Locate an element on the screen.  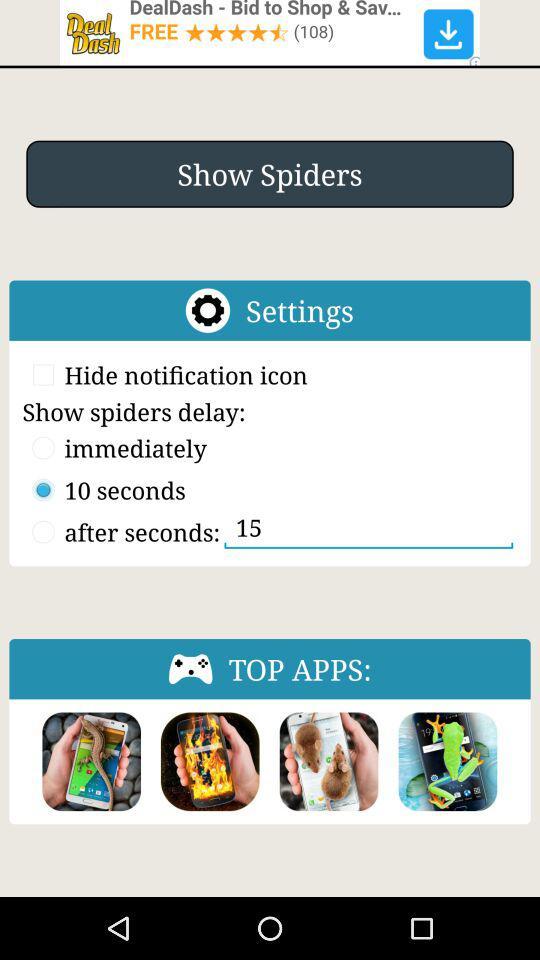
choose a picture is located at coordinates (447, 760).